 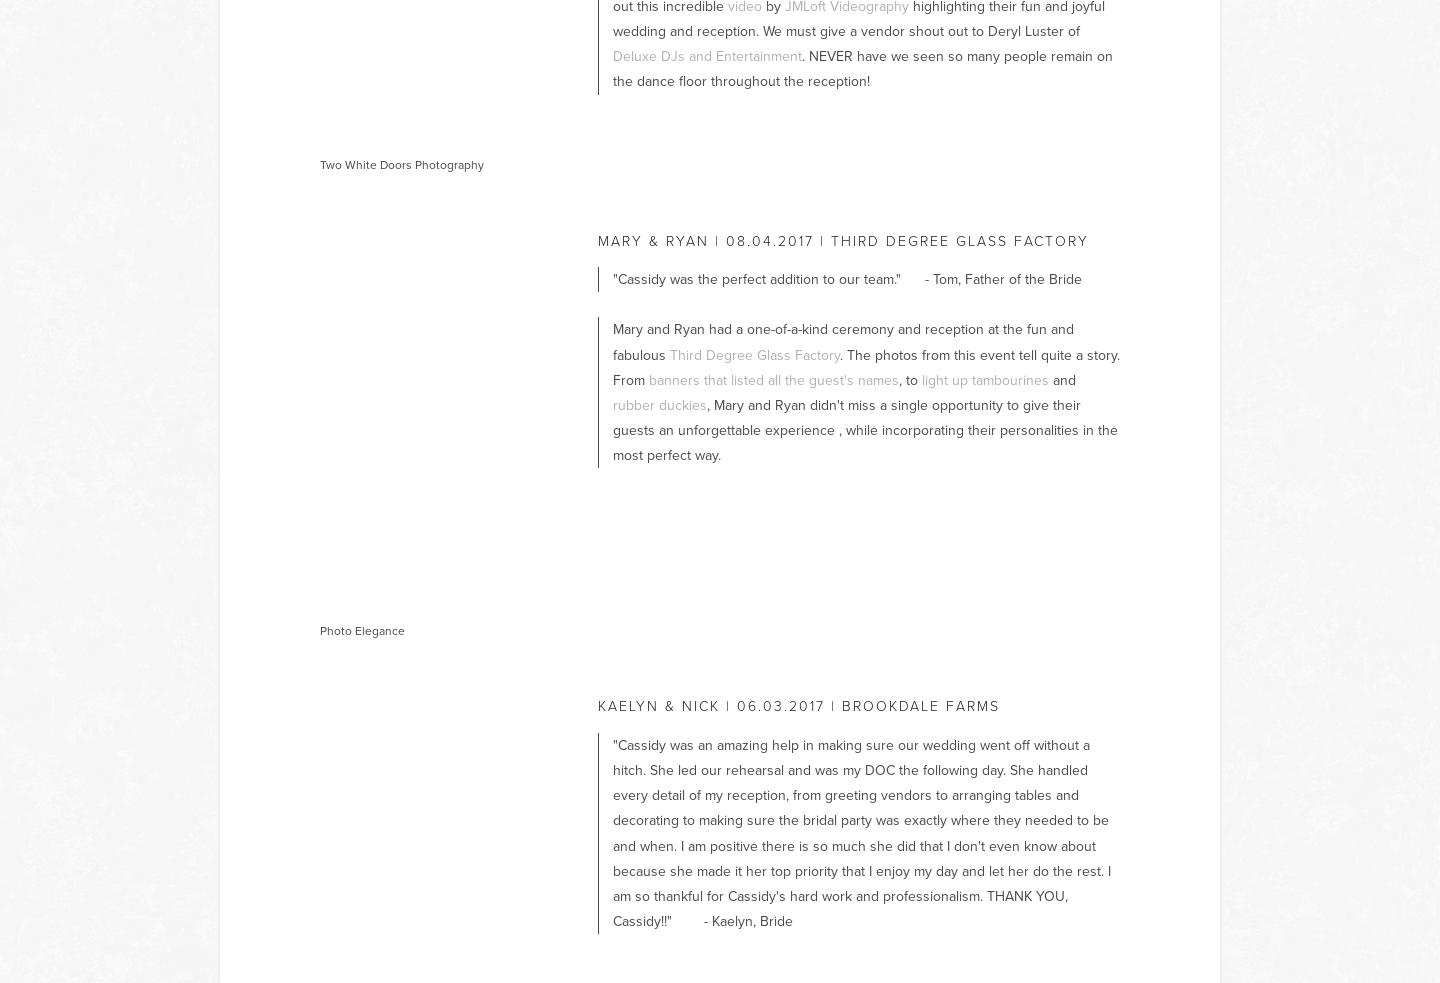 What do you see at coordinates (841, 240) in the screenshot?
I see `'mary & ryan | 08.04.2017 | Third Degree Glass Factory'` at bounding box center [841, 240].